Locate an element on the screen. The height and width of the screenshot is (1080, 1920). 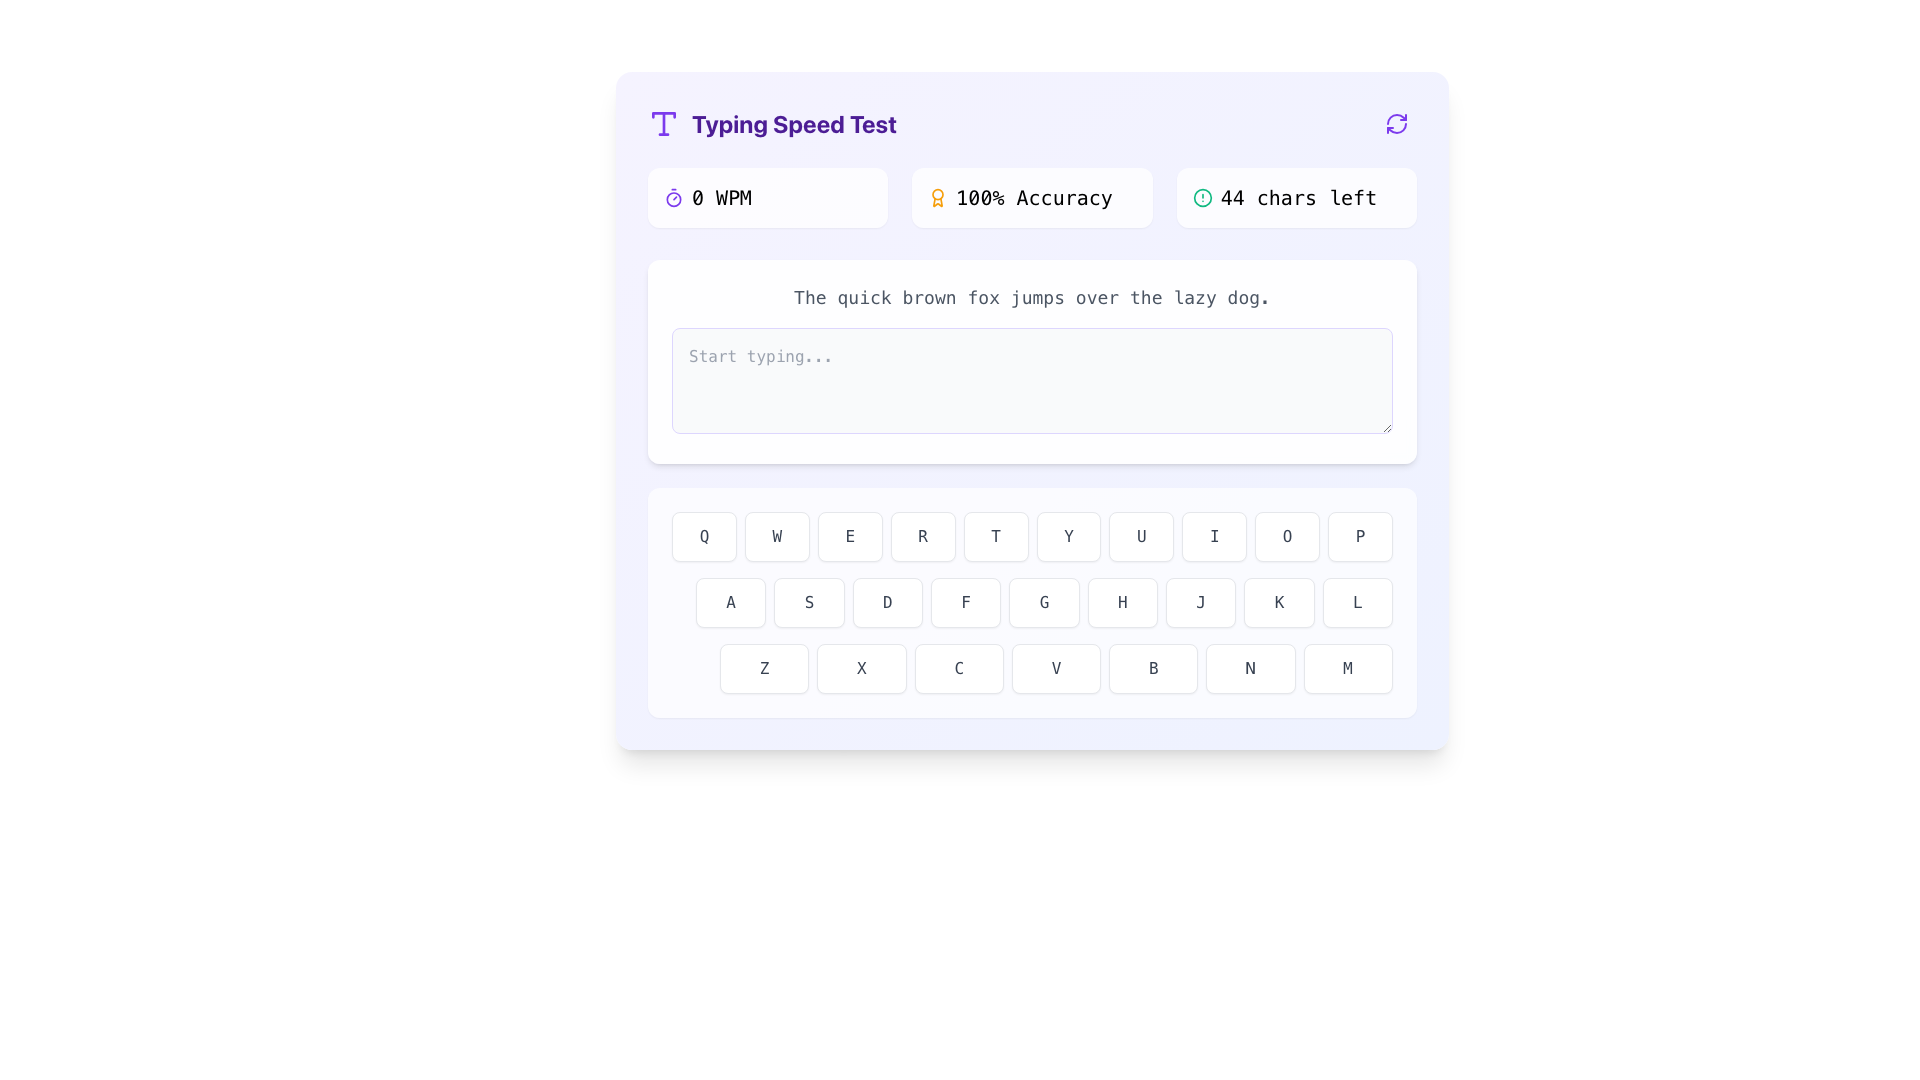
the Text Label that serves as the title or heading for the interface, located to the right of a large violet 'T' icon is located at coordinates (793, 123).